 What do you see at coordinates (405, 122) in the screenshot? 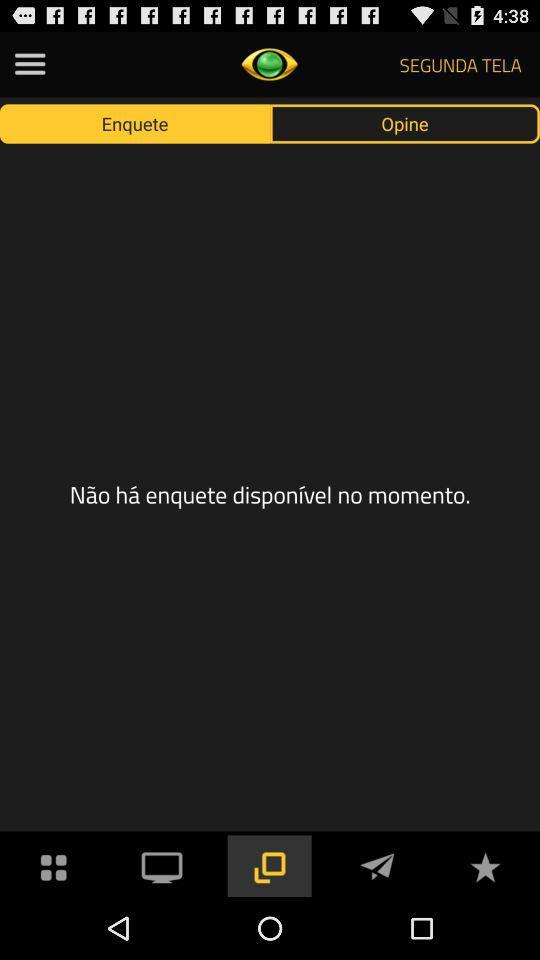
I see `opine icon` at bounding box center [405, 122].